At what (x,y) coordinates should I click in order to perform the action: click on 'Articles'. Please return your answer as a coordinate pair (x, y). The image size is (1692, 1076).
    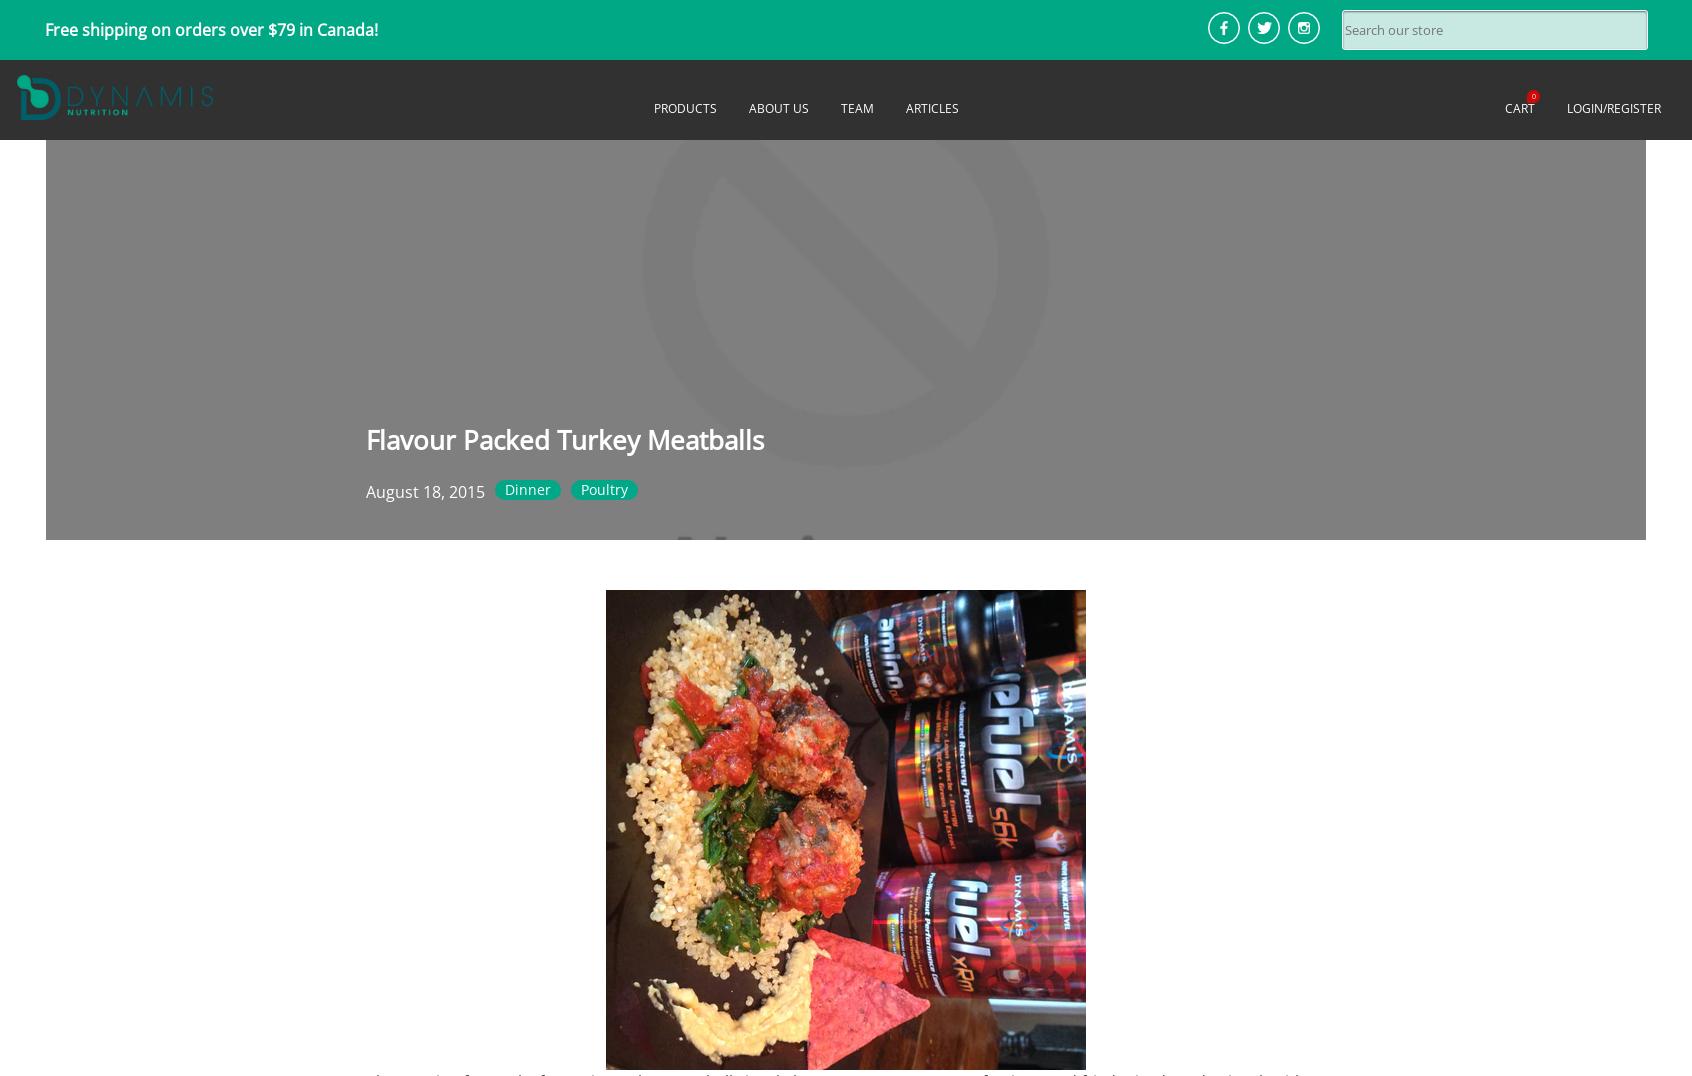
    Looking at the image, I should click on (932, 107).